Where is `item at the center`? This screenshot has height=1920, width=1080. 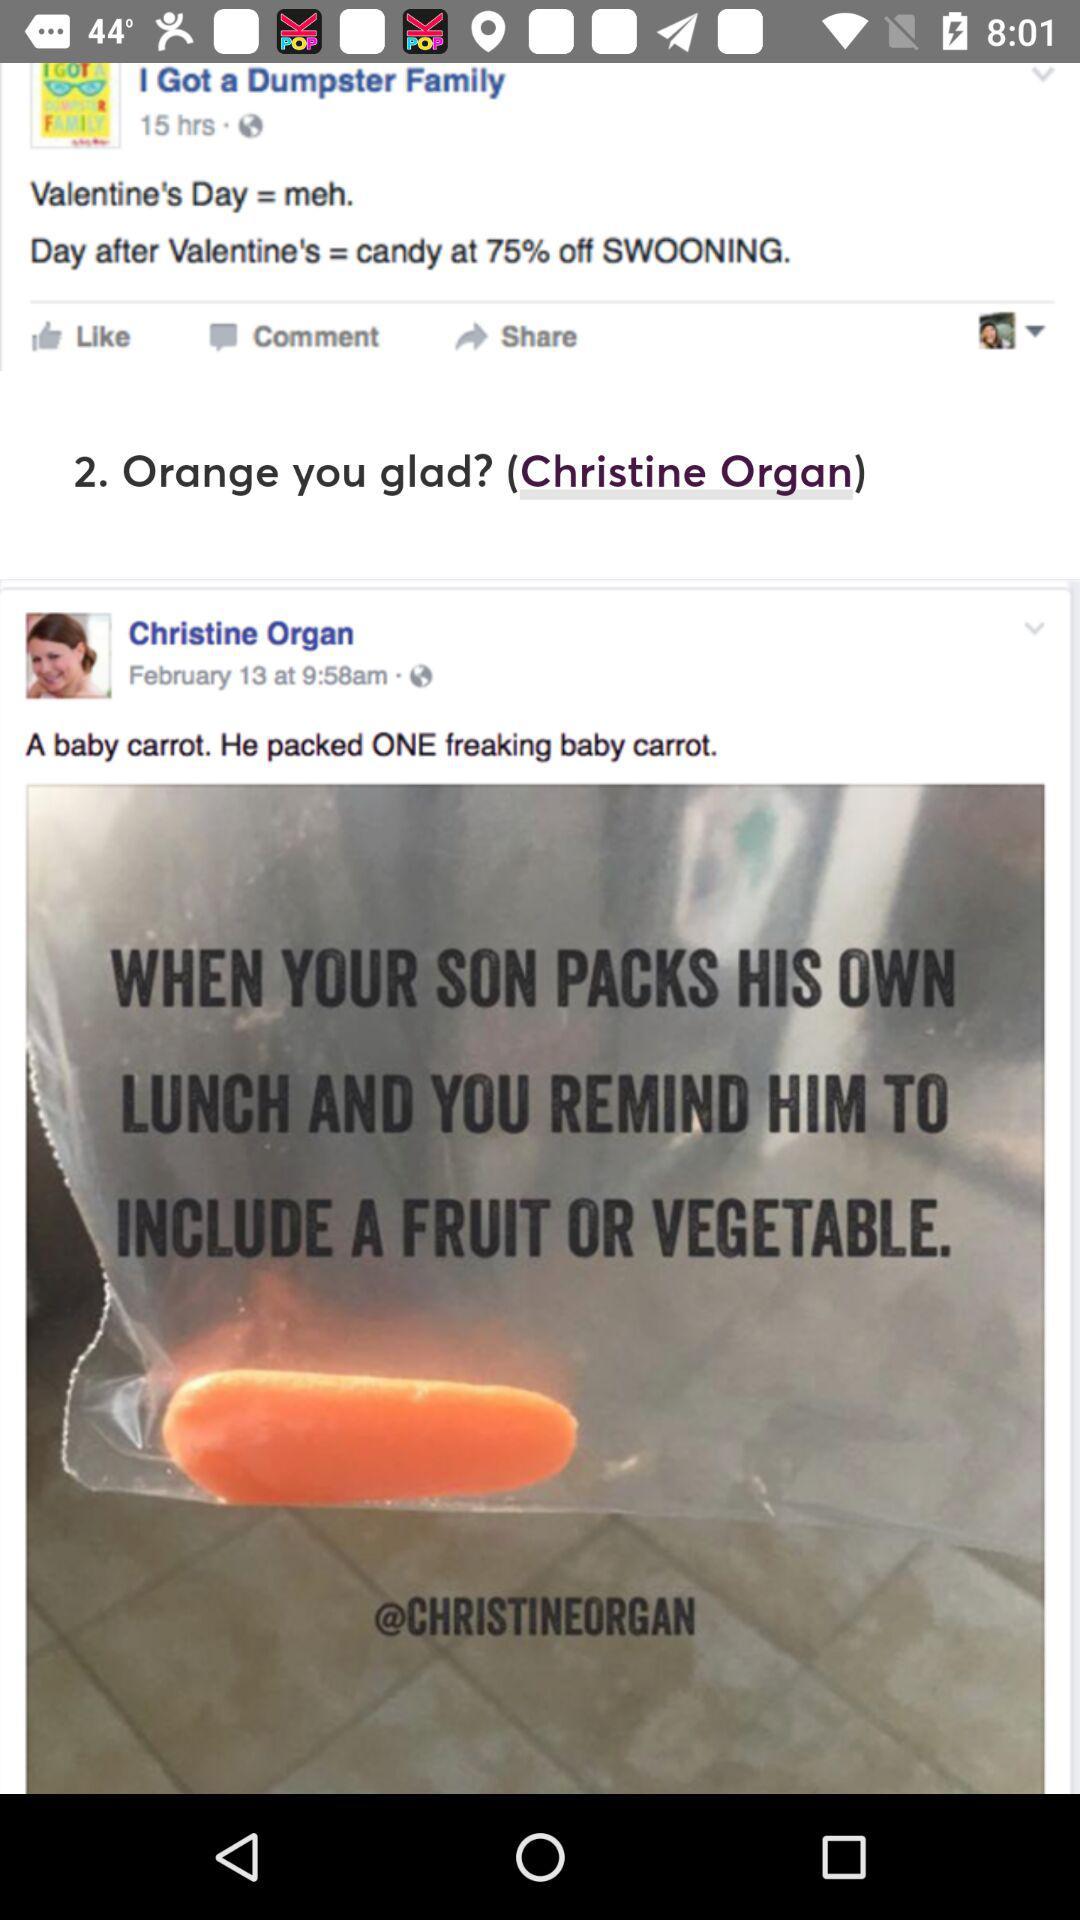 item at the center is located at coordinates (540, 927).